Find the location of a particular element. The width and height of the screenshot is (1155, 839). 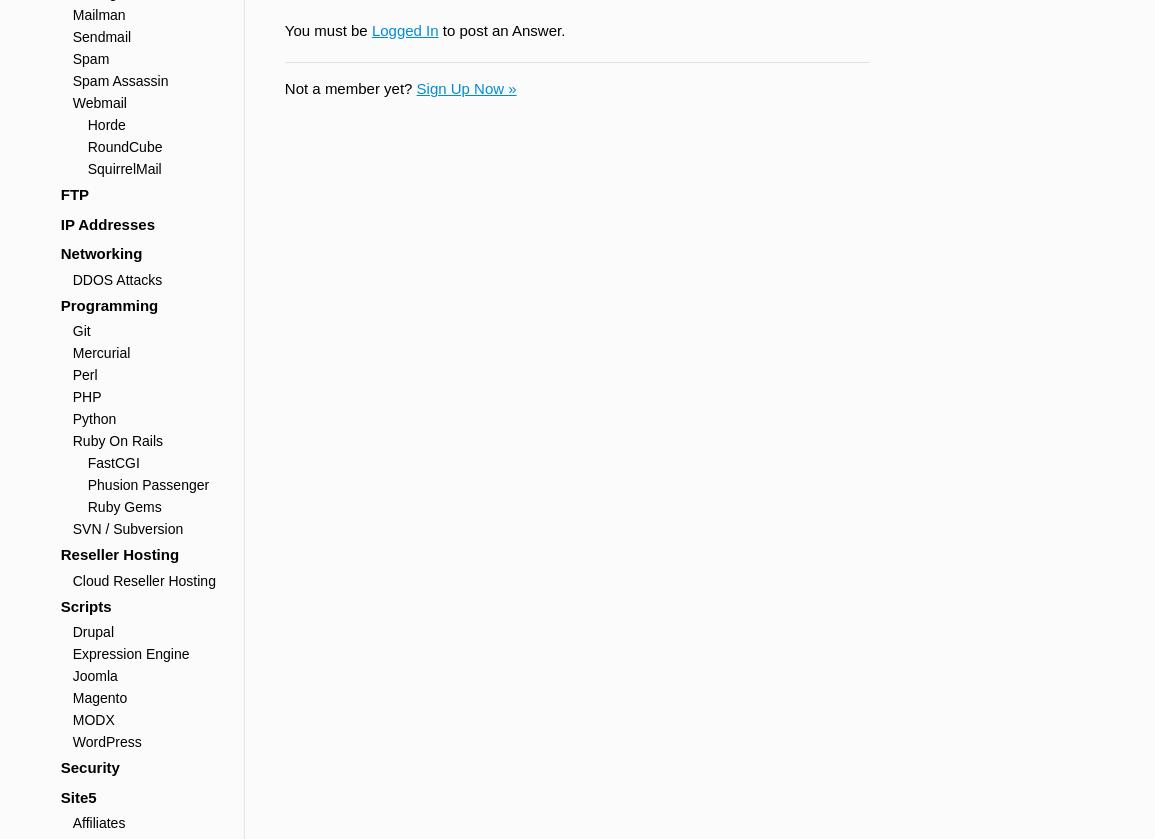

'MODX' is located at coordinates (92, 719).